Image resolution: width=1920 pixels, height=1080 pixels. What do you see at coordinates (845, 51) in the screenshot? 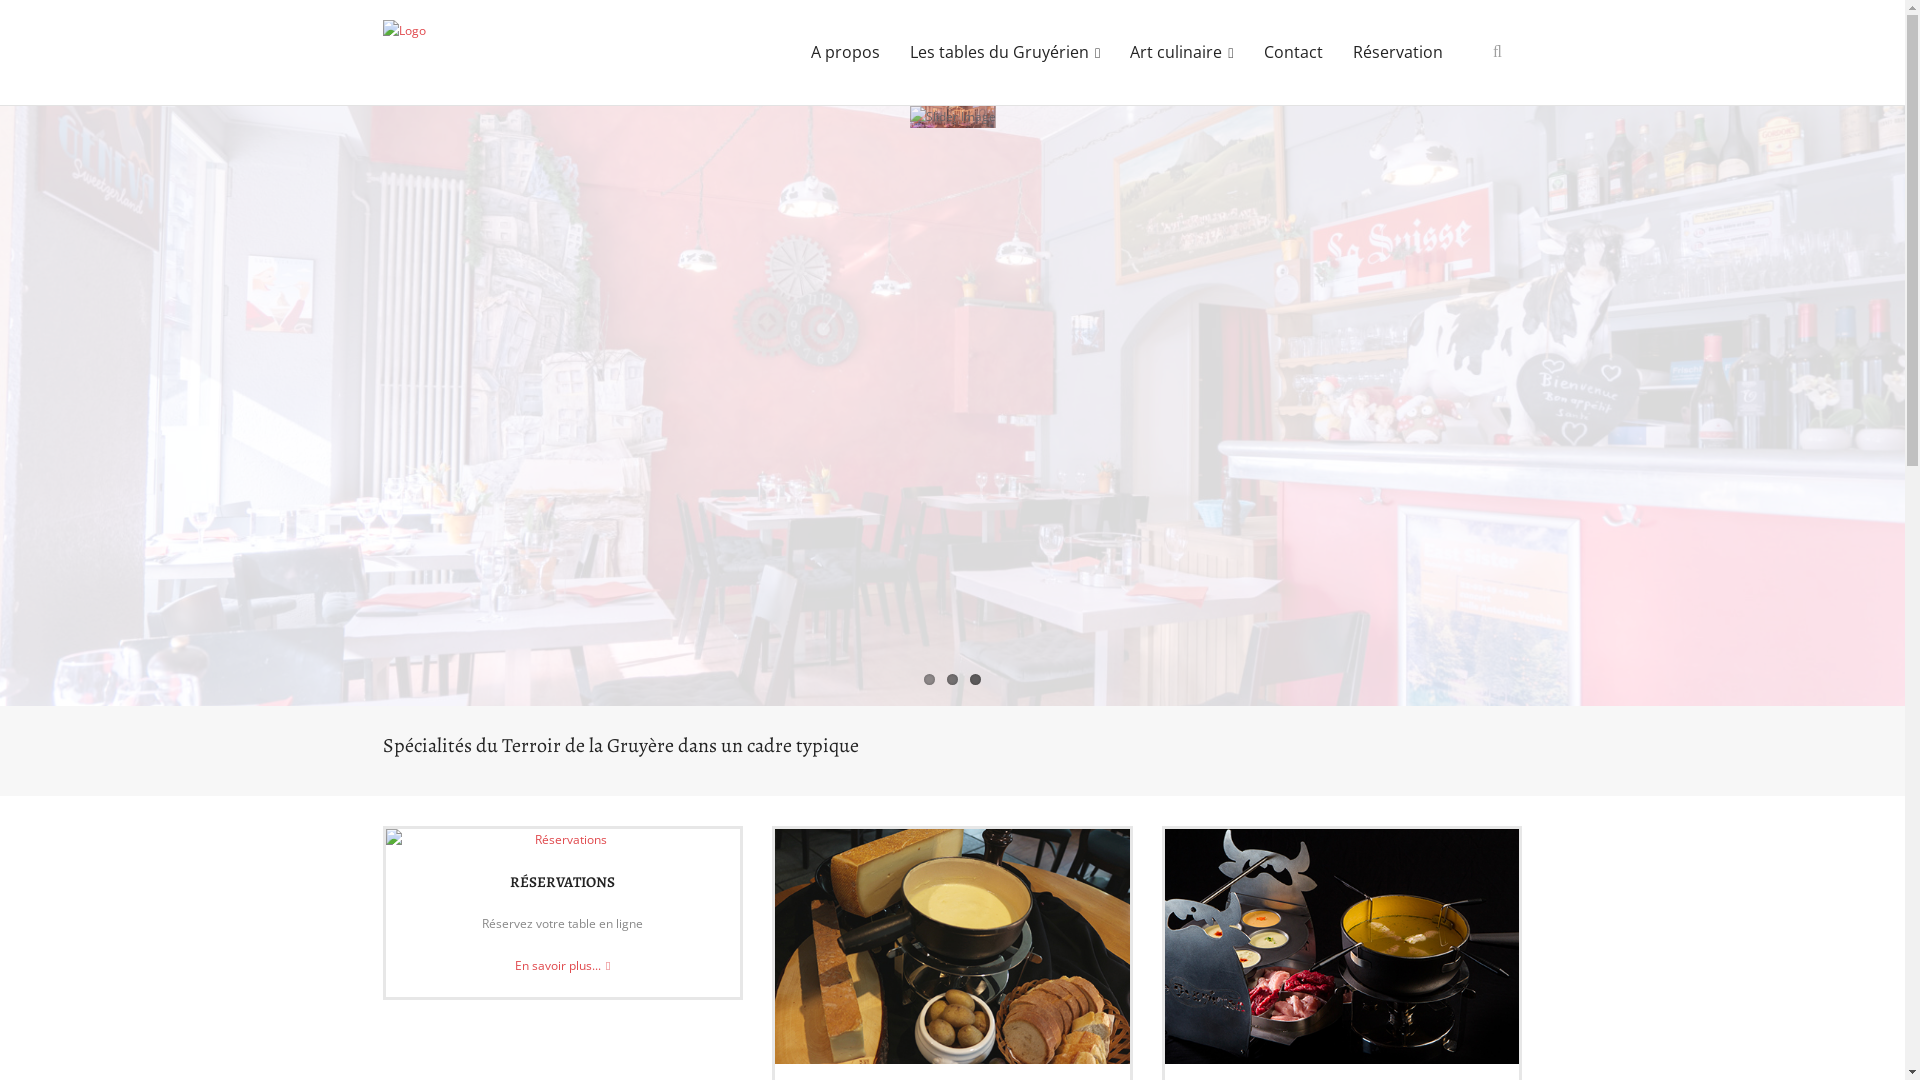
I see `'A propos'` at bounding box center [845, 51].